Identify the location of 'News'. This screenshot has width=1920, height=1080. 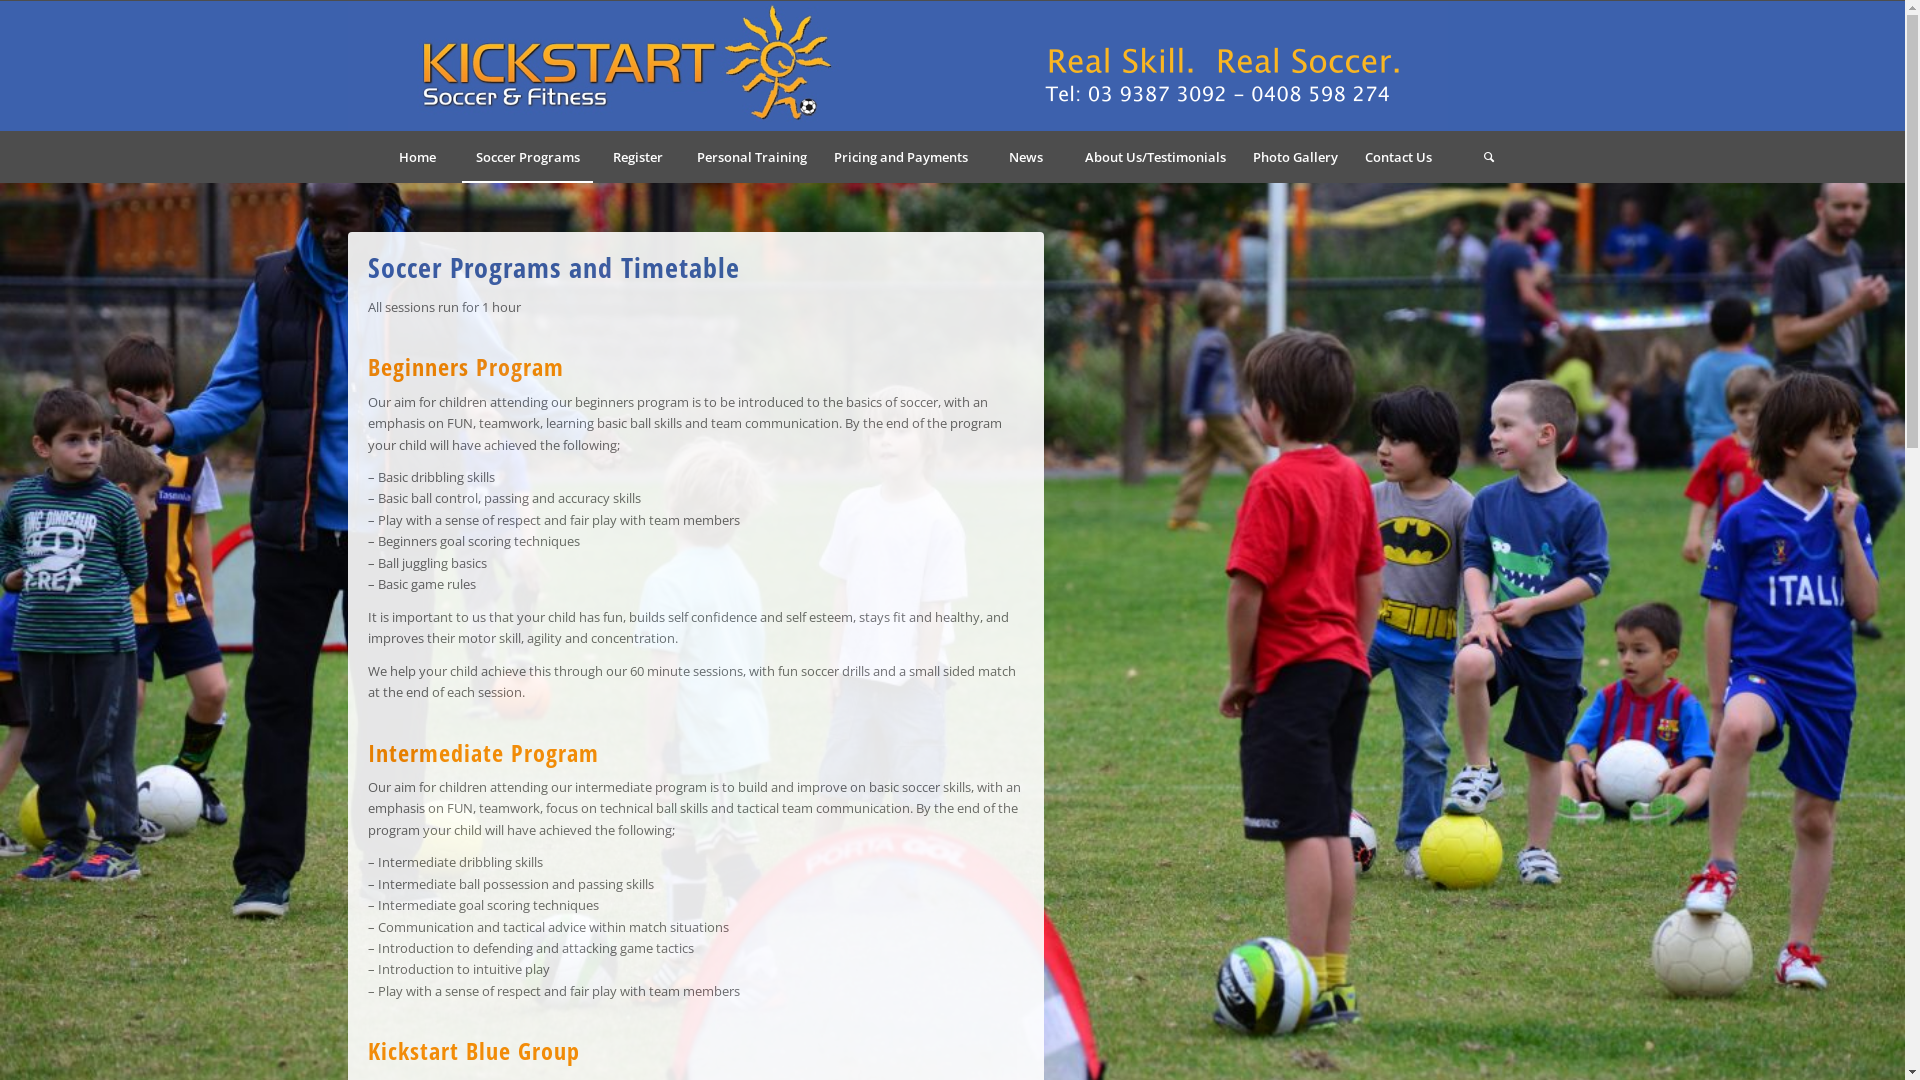
(1025, 156).